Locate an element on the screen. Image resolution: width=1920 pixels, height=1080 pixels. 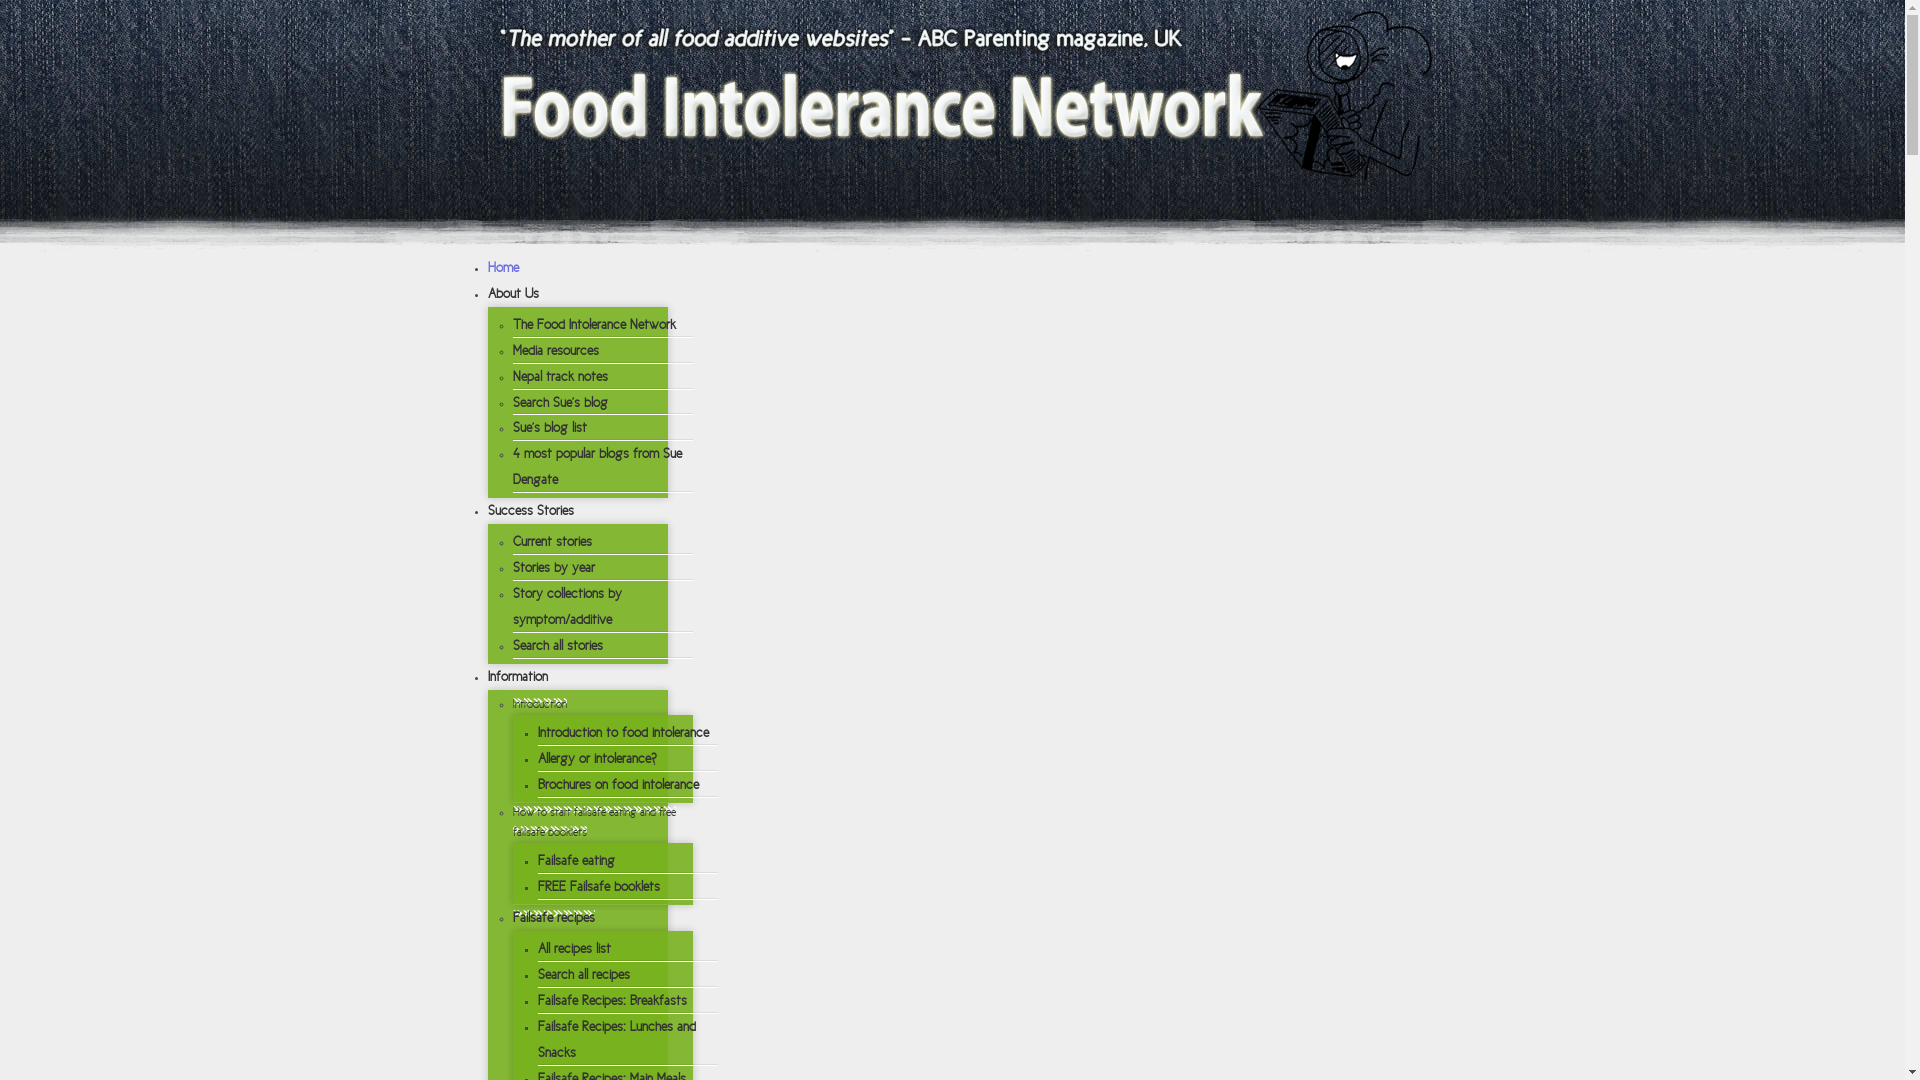
'Story collections by symptom/additive' is located at coordinates (565, 605).